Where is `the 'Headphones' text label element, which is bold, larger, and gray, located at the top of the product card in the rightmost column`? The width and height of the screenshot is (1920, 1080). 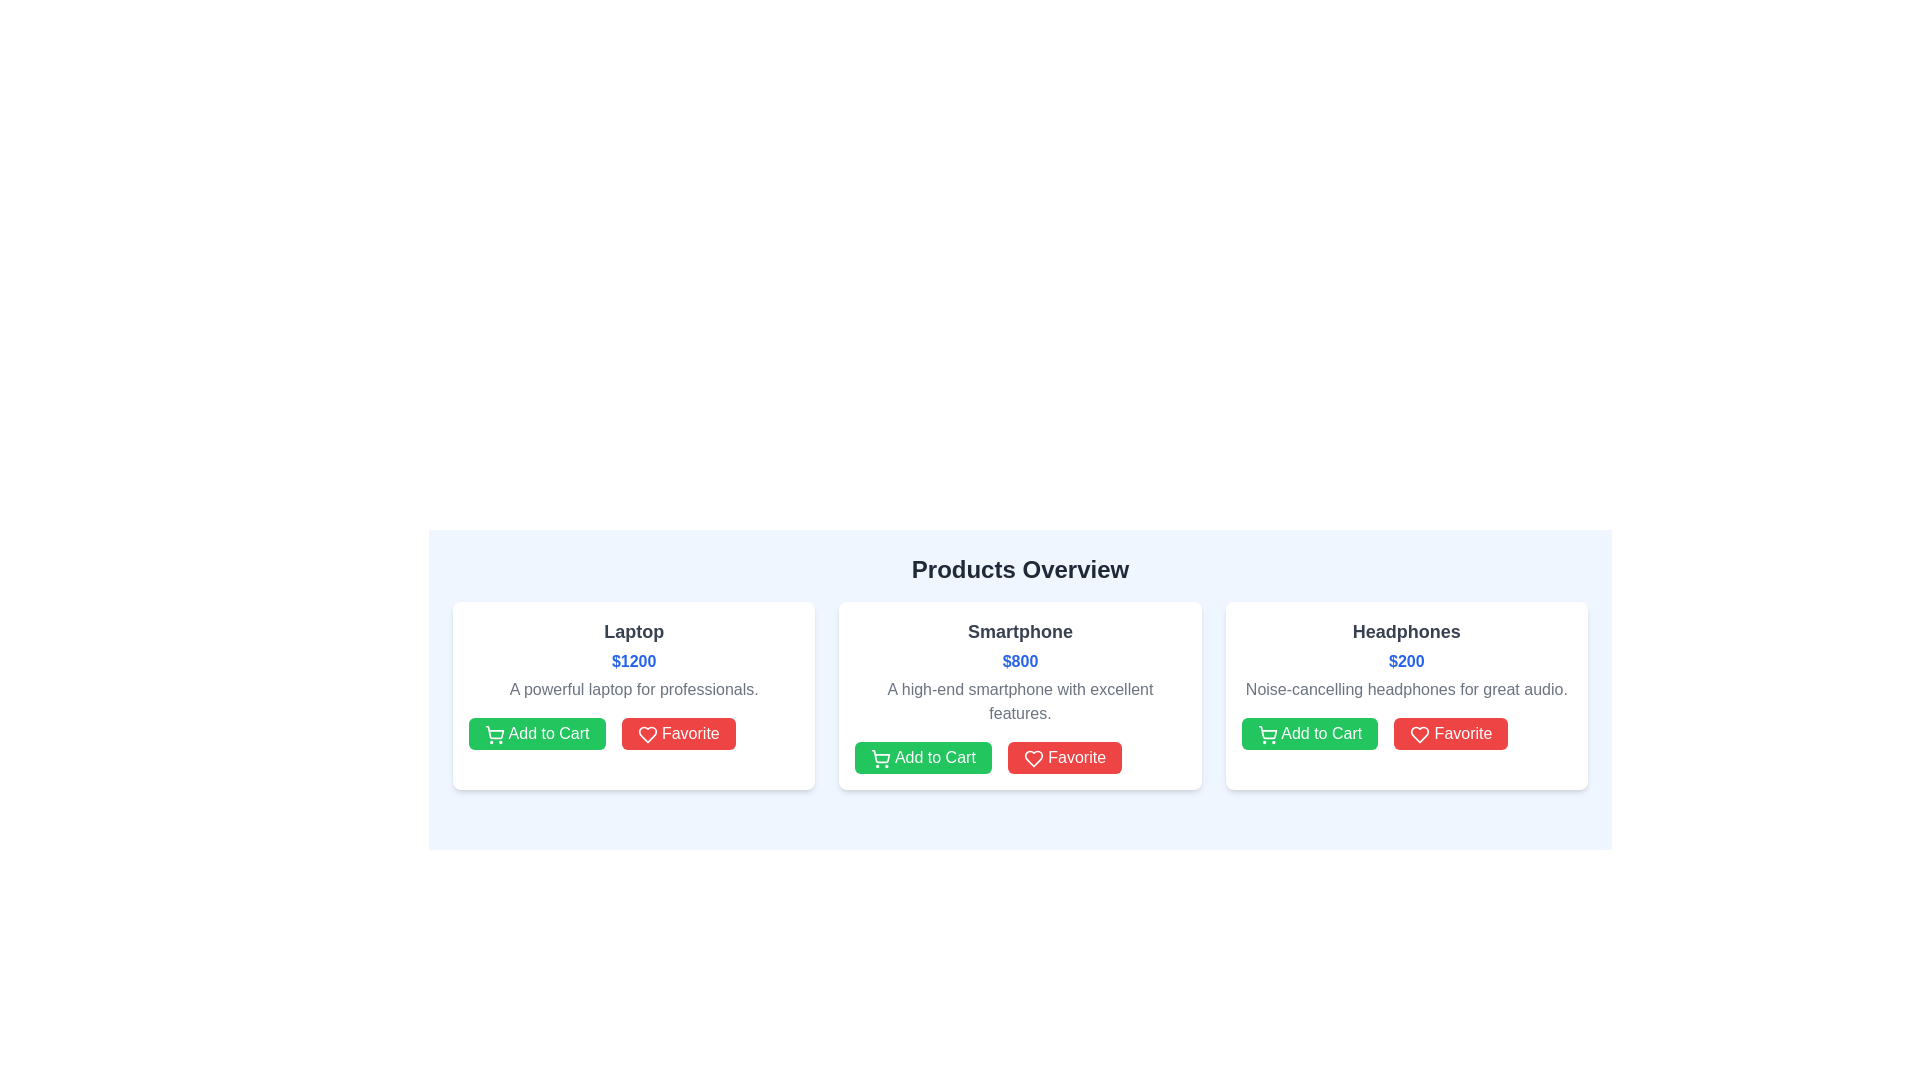 the 'Headphones' text label element, which is bold, larger, and gray, located at the top of the product card in the rightmost column is located at coordinates (1405, 632).